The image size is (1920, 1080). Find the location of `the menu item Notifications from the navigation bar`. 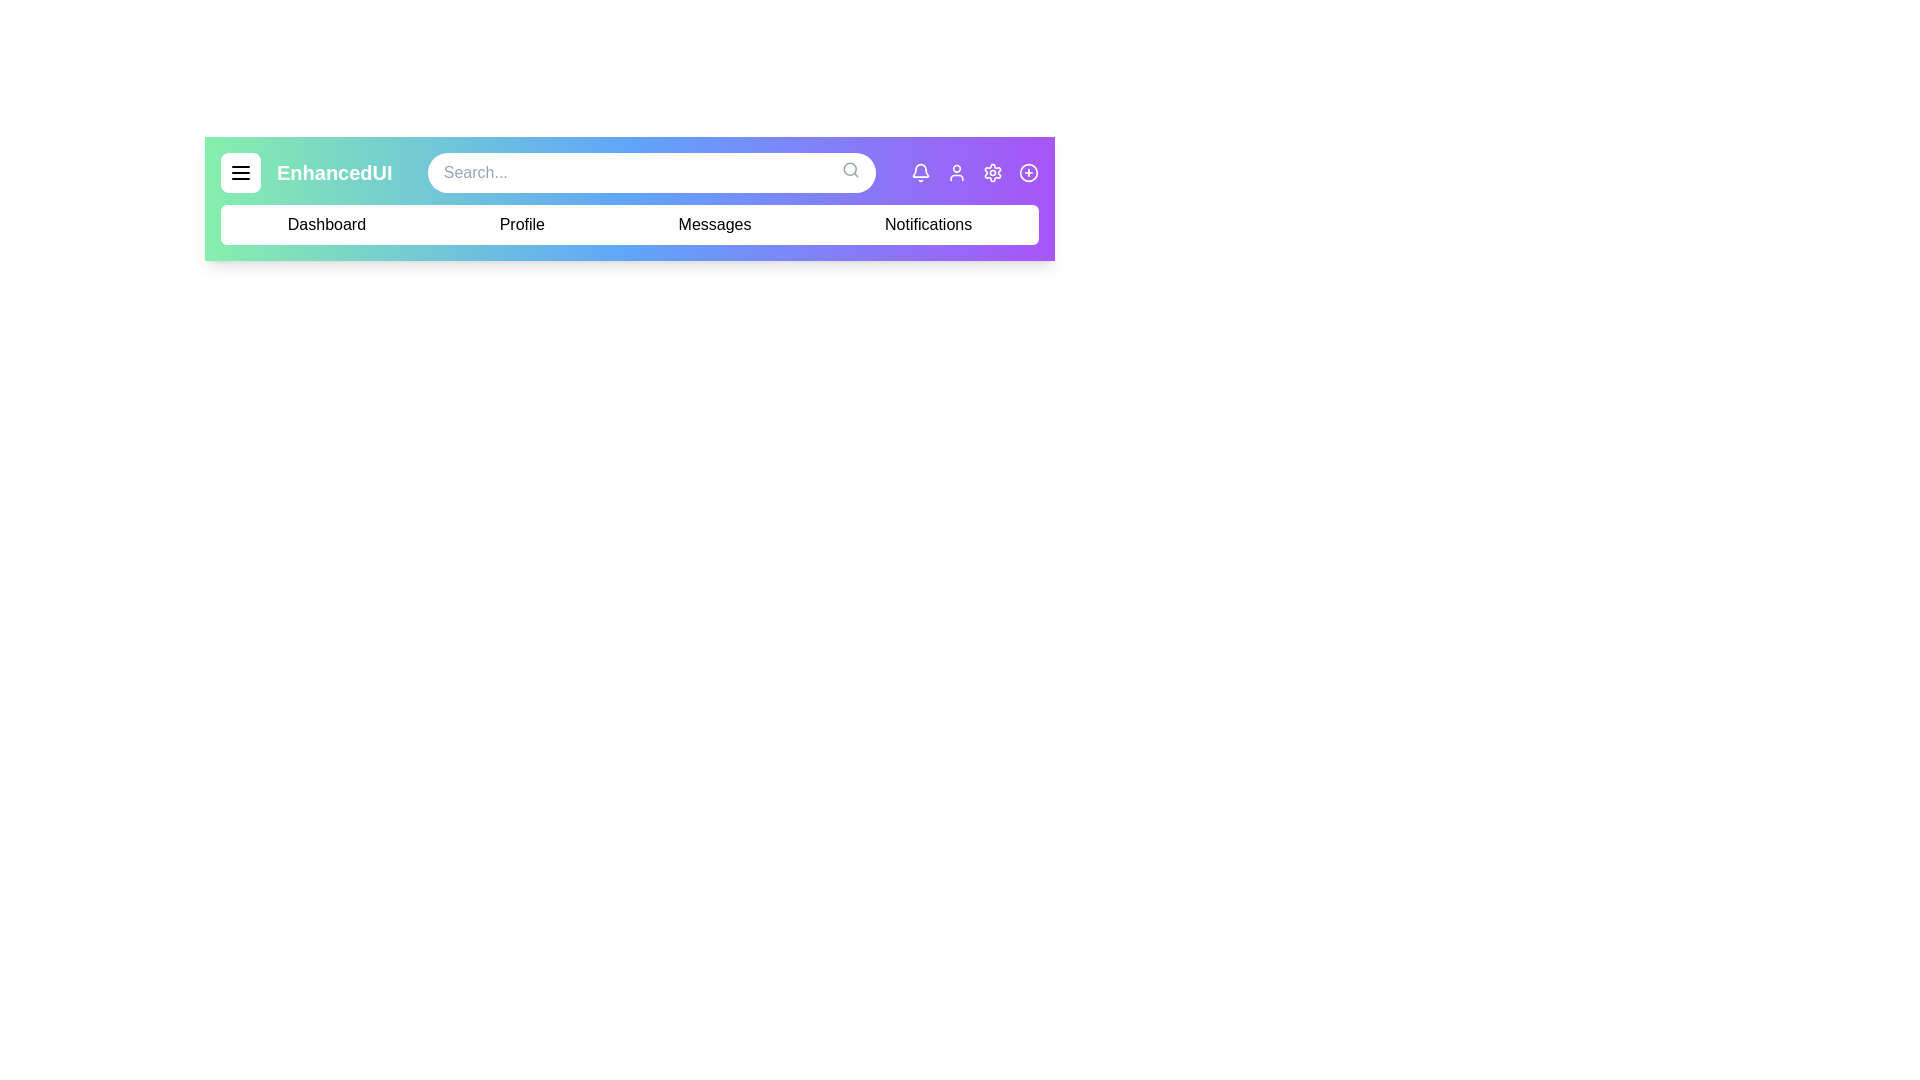

the menu item Notifications from the navigation bar is located at coordinates (927, 224).